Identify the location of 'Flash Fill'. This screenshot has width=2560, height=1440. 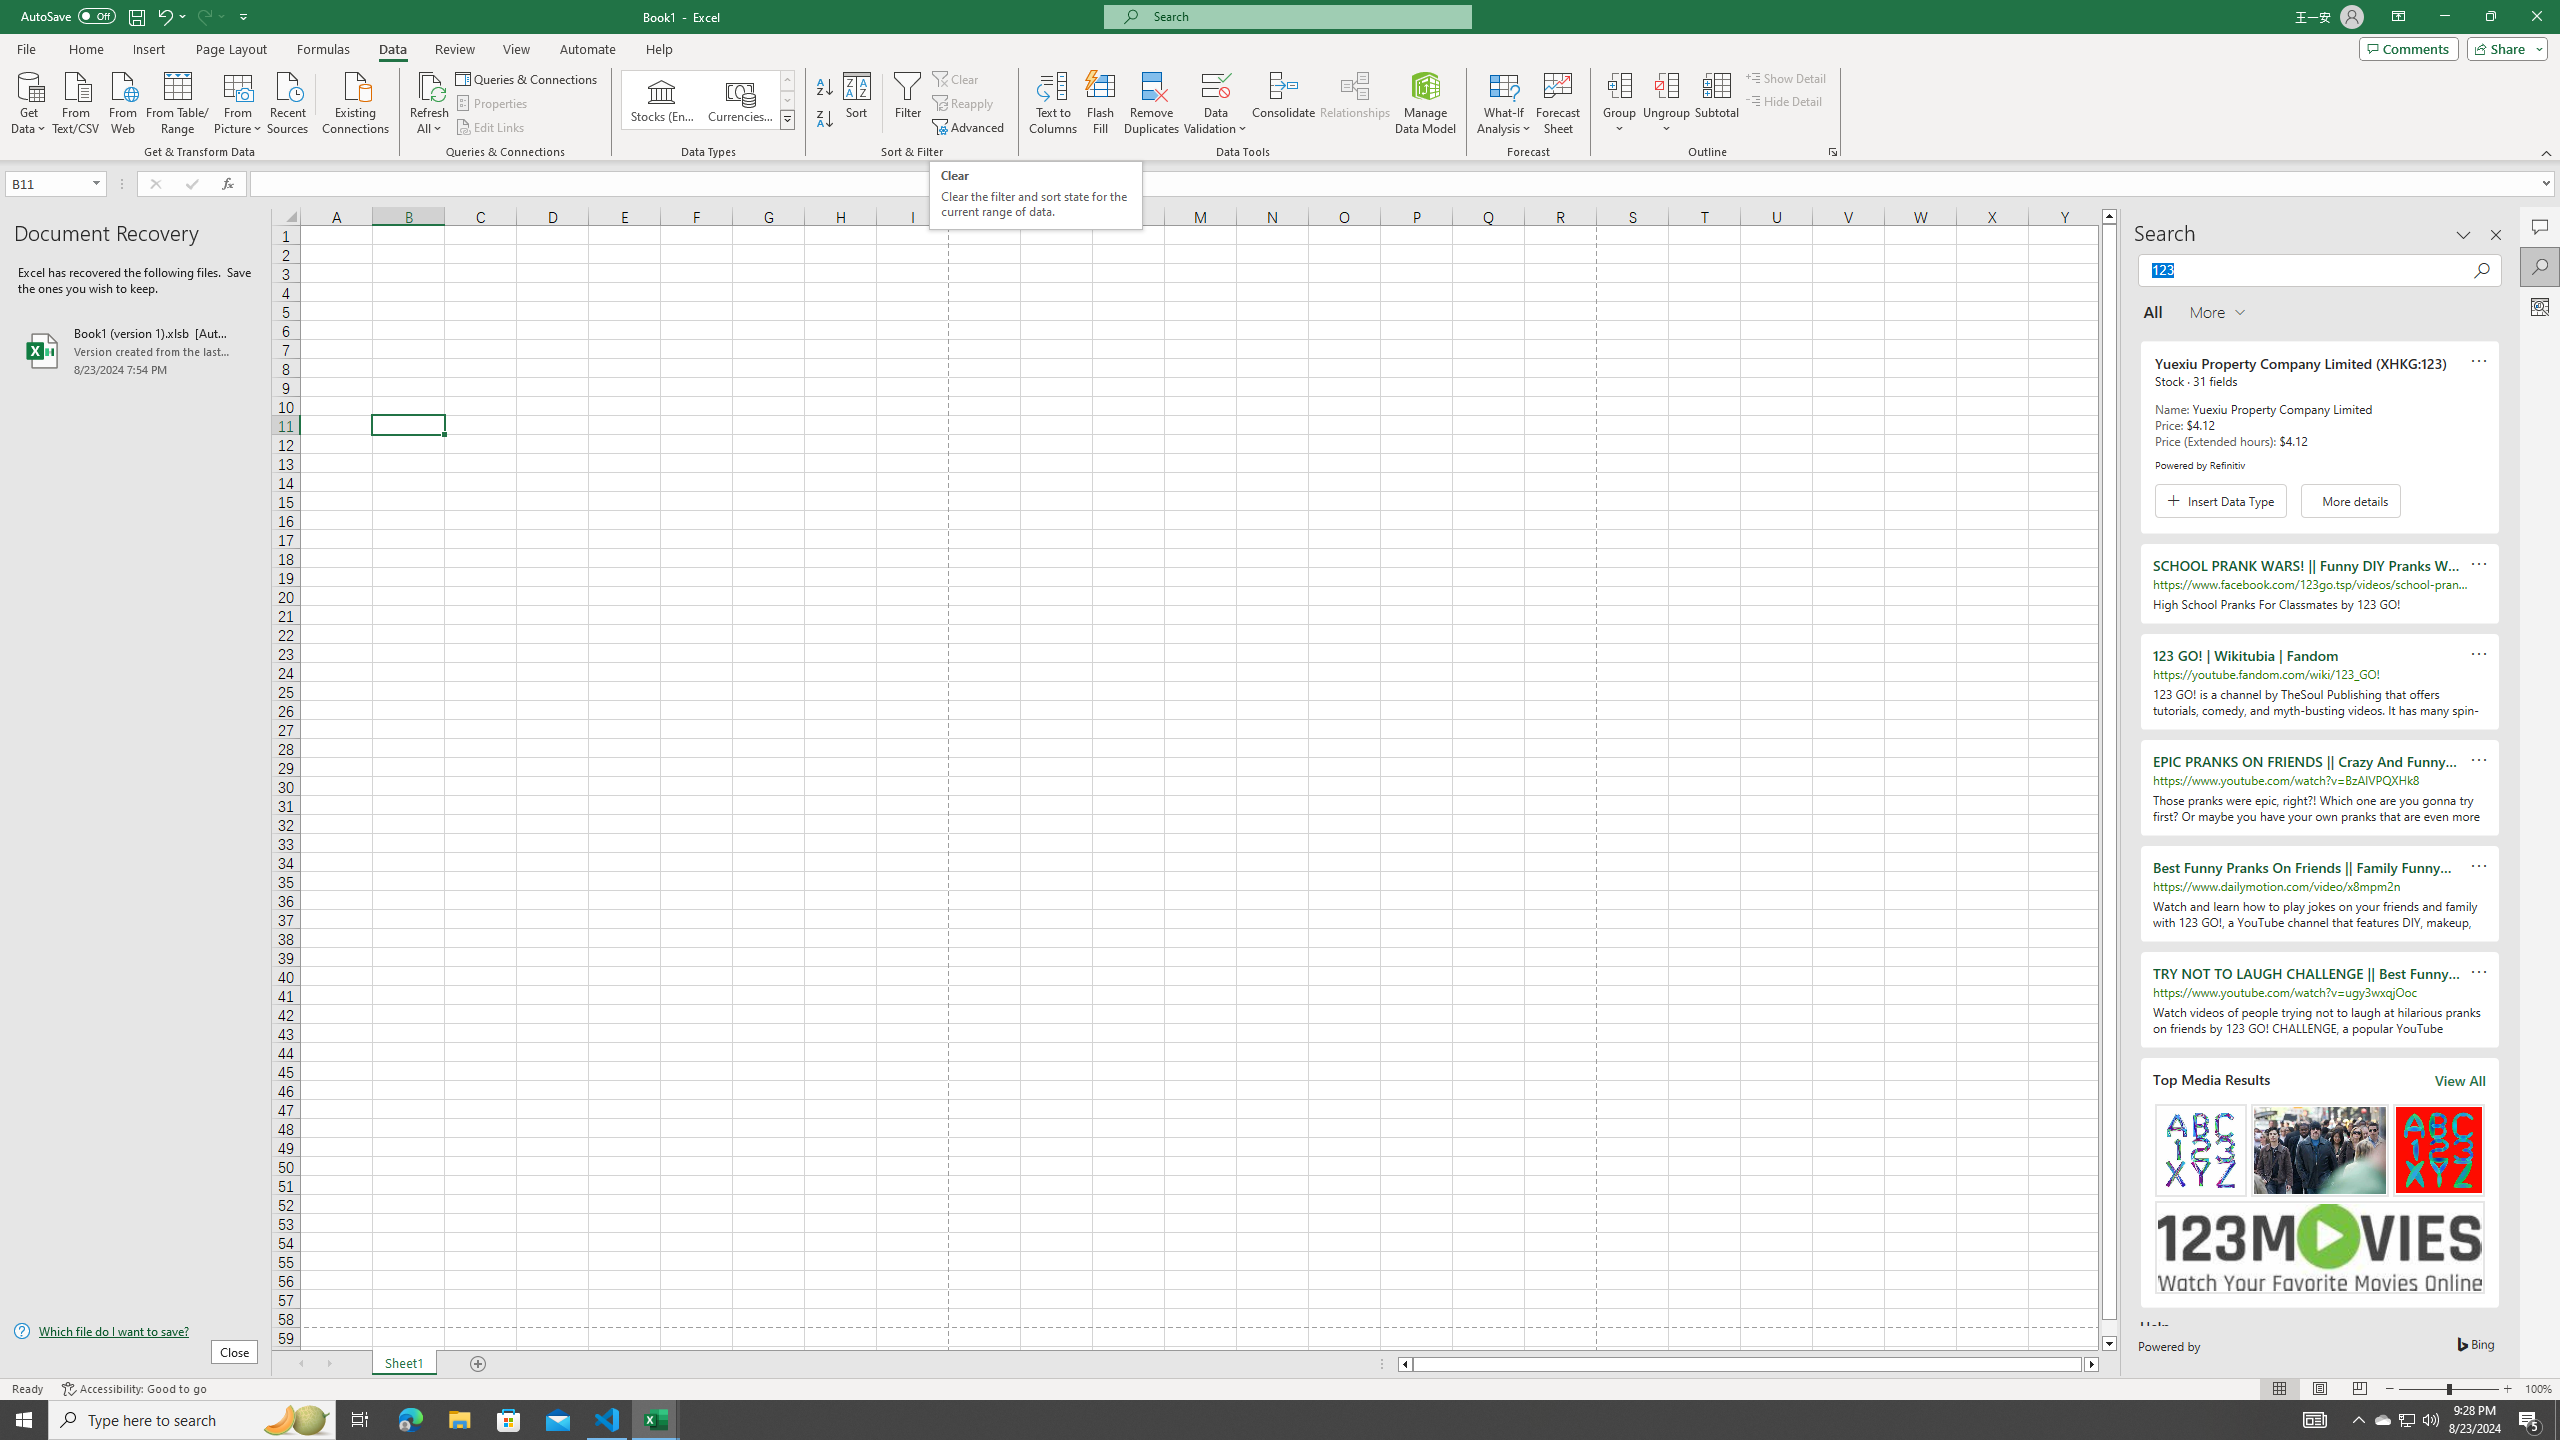
(1100, 103).